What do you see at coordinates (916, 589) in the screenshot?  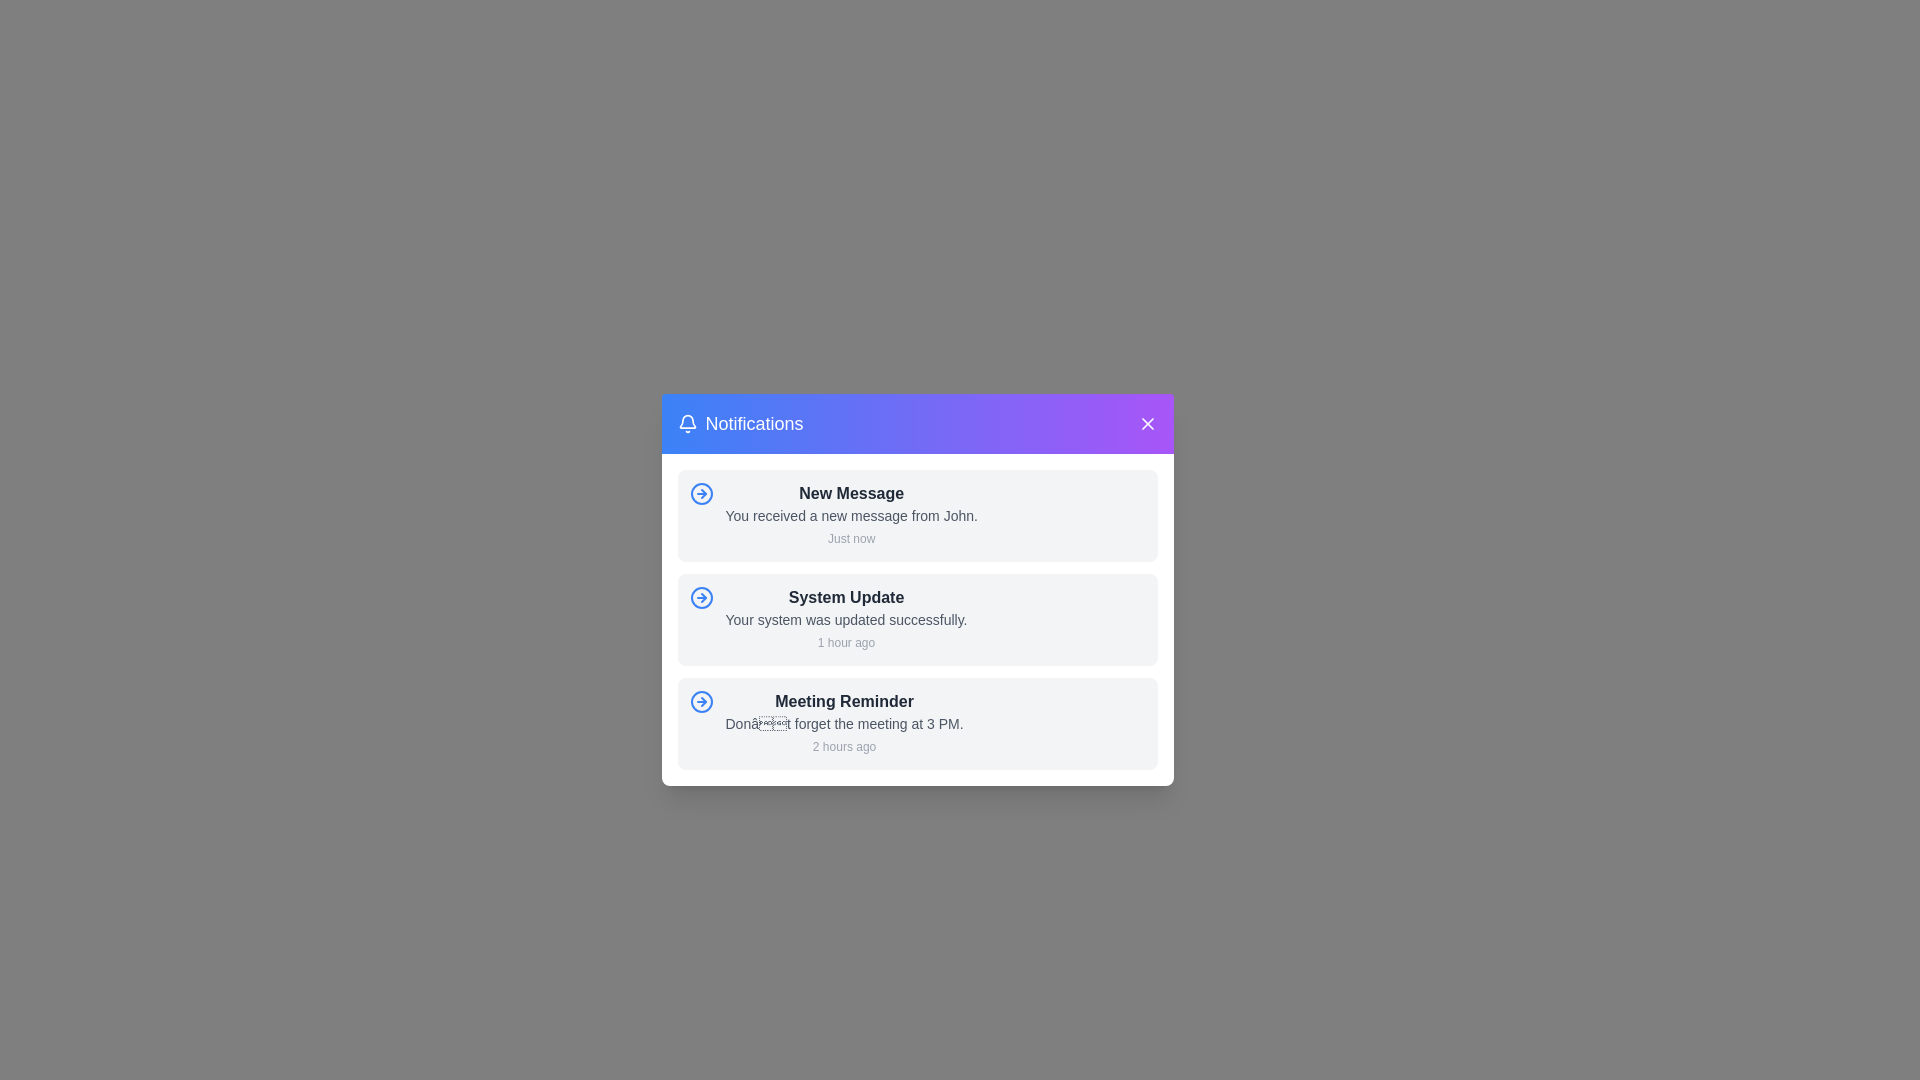 I see `the notification dialog box titled 'Notifications', which includes the prominent 'System Update' notification` at bounding box center [916, 589].